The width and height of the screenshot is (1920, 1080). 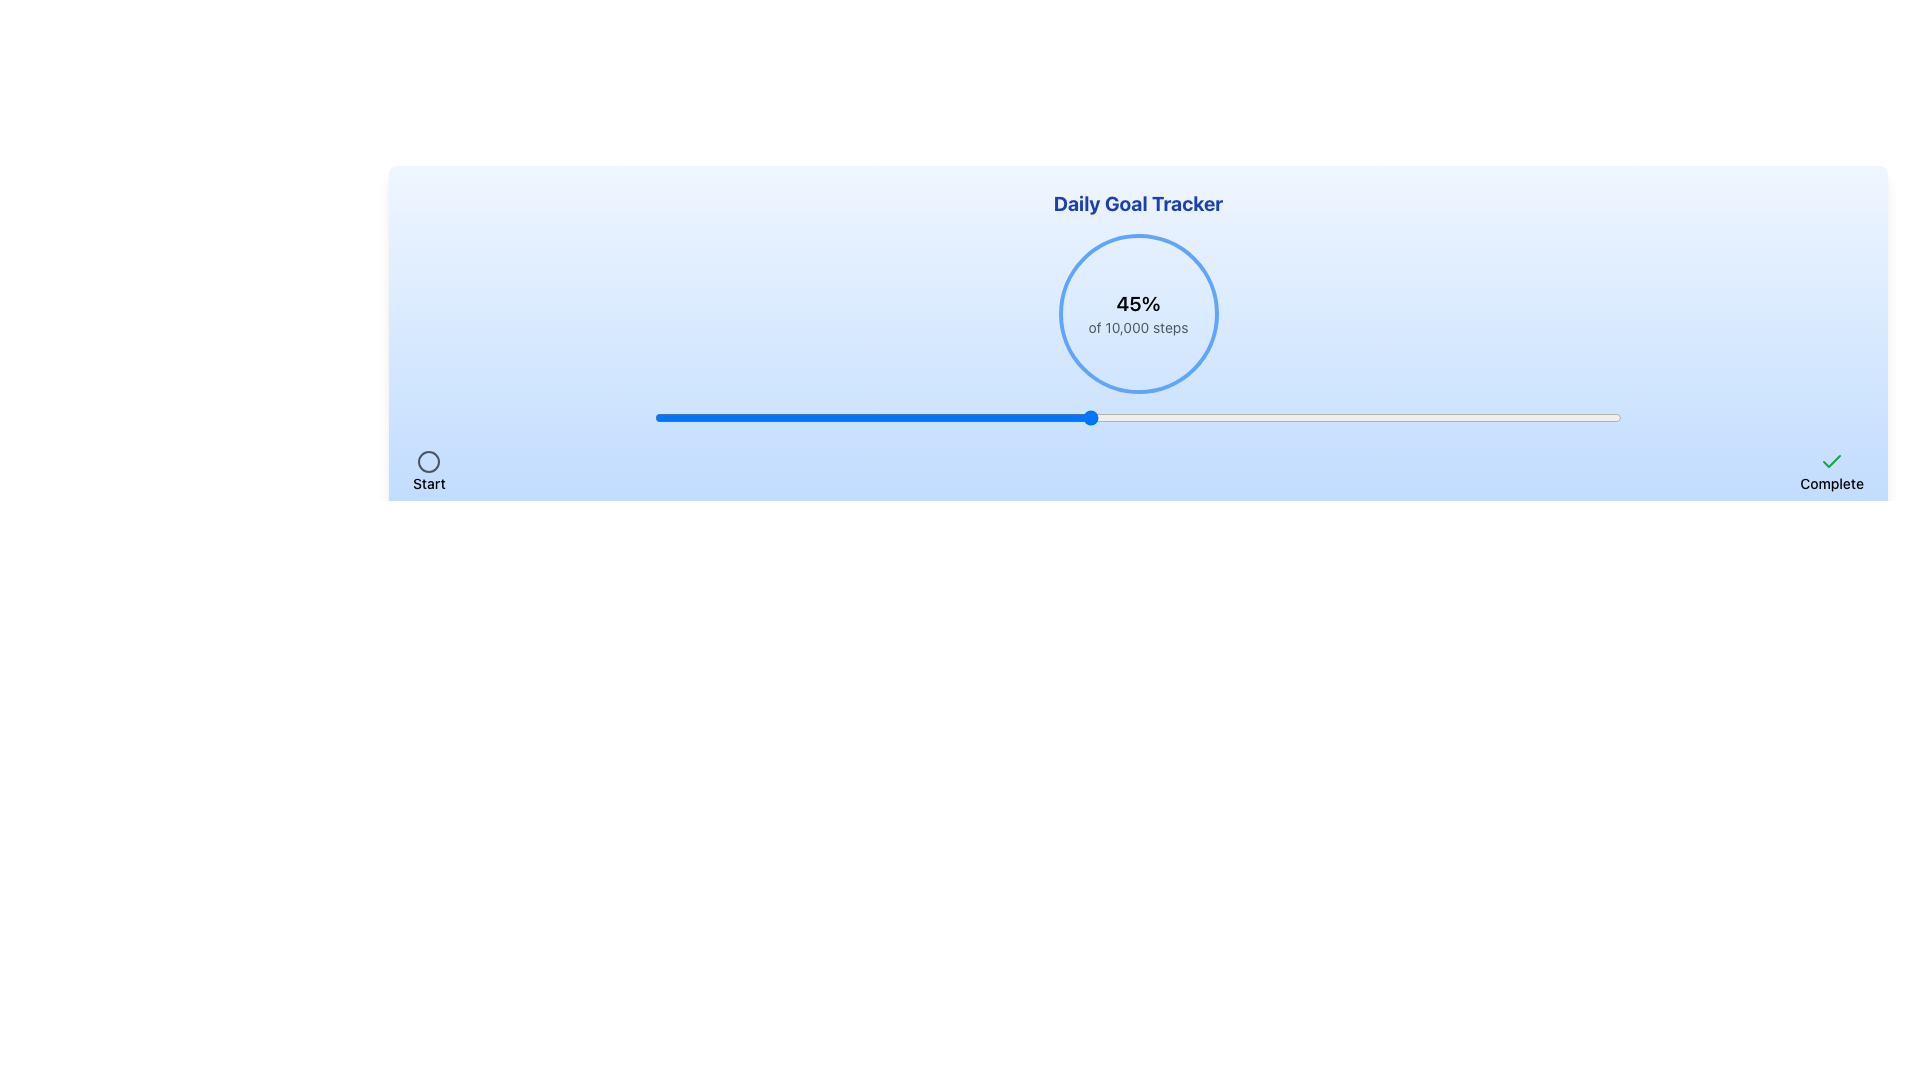 What do you see at coordinates (1138, 313) in the screenshot?
I see `the circular Progress Indicator with a blue border and '45%' text at the center, located in the 'Daily Goal Tracker' section` at bounding box center [1138, 313].